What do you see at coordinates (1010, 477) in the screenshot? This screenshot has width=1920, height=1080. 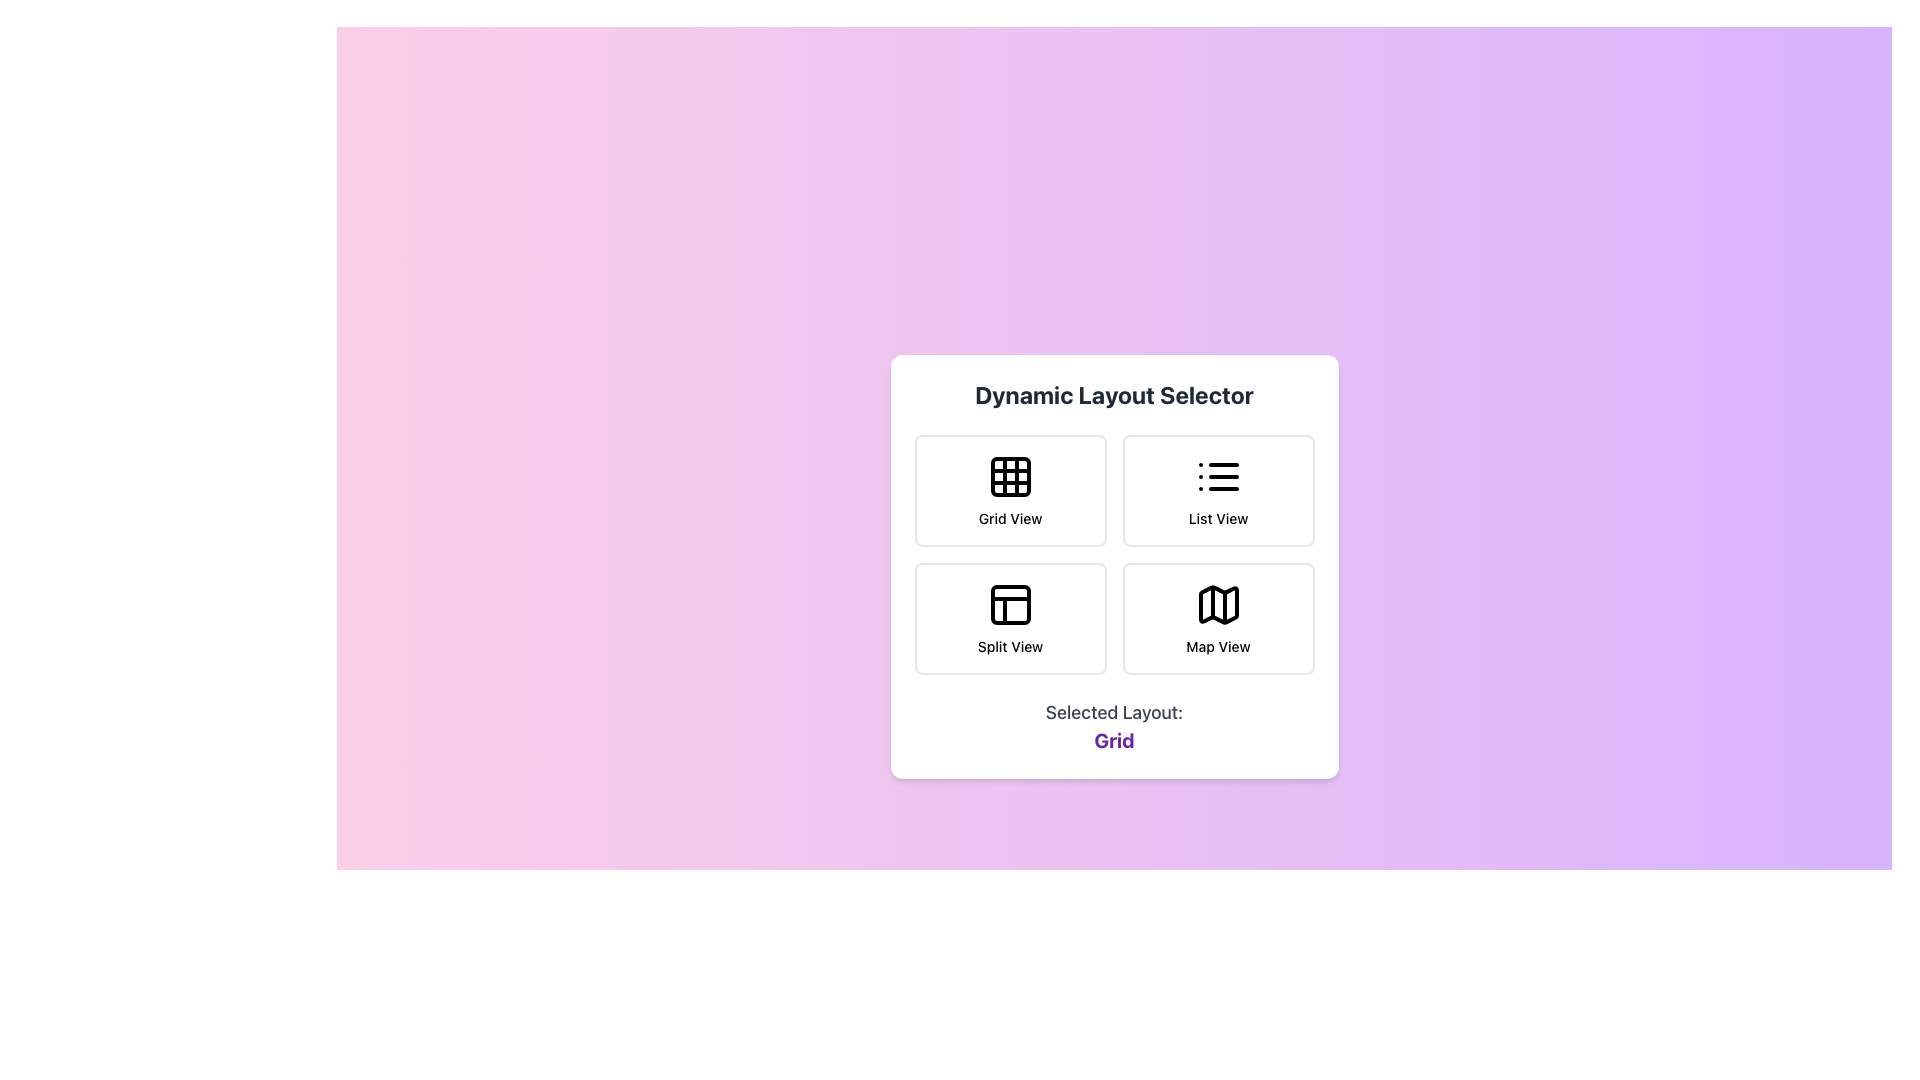 I see `the 'Grid View' icon, which is a 3x3 grid of squares with black lines on a white background, located in the top-left section of the layout options panel` at bounding box center [1010, 477].